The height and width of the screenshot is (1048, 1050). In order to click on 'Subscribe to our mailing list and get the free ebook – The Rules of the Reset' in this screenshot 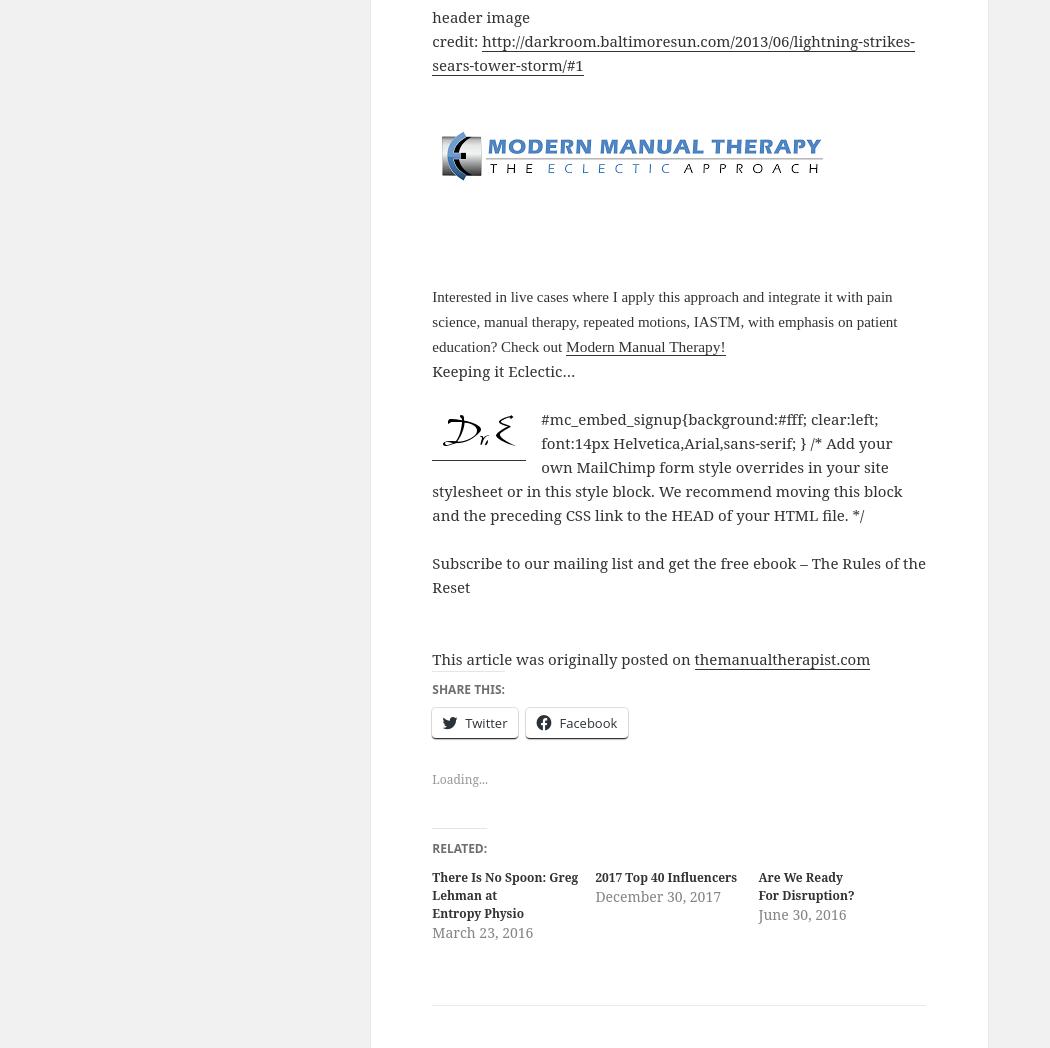, I will do `click(678, 573)`.